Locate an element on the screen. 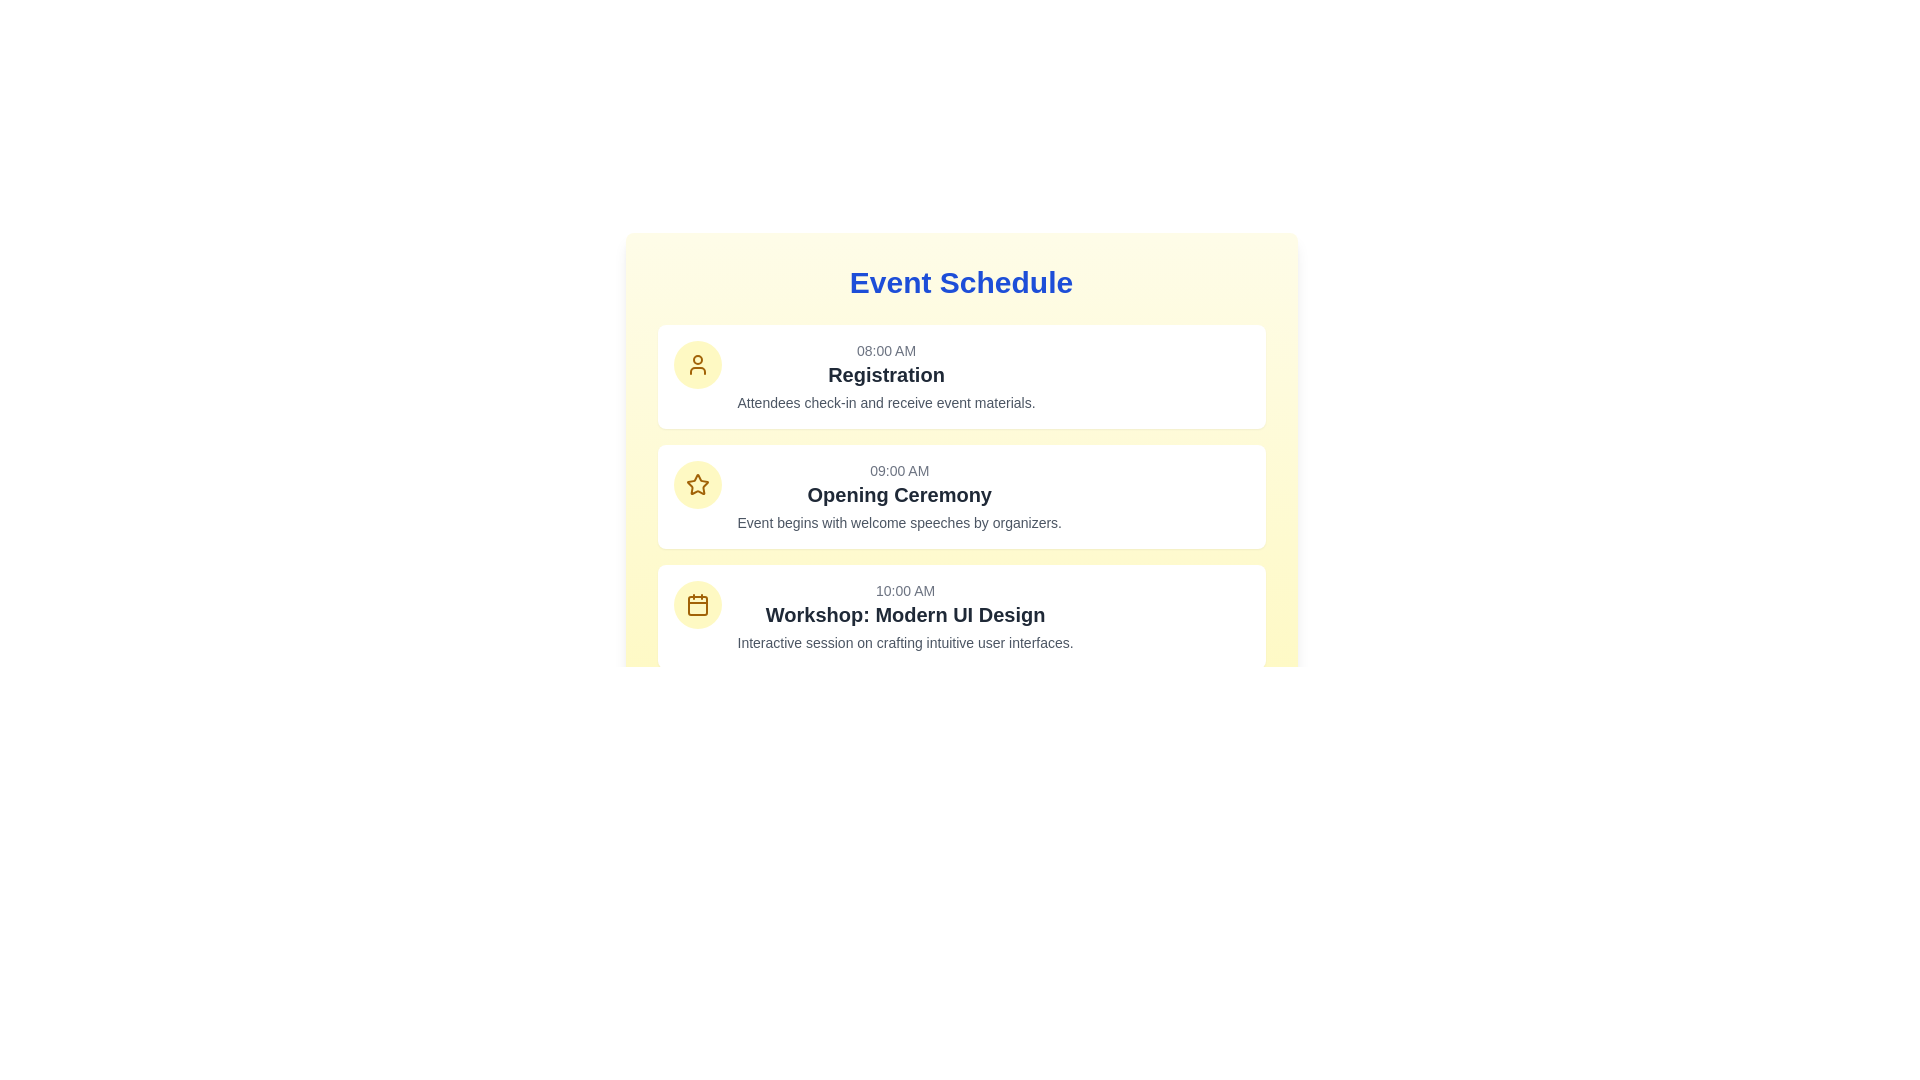 This screenshot has height=1080, width=1920. the circular yellow background containing the brown calendar icon located in the third event card of the schedule is located at coordinates (697, 604).